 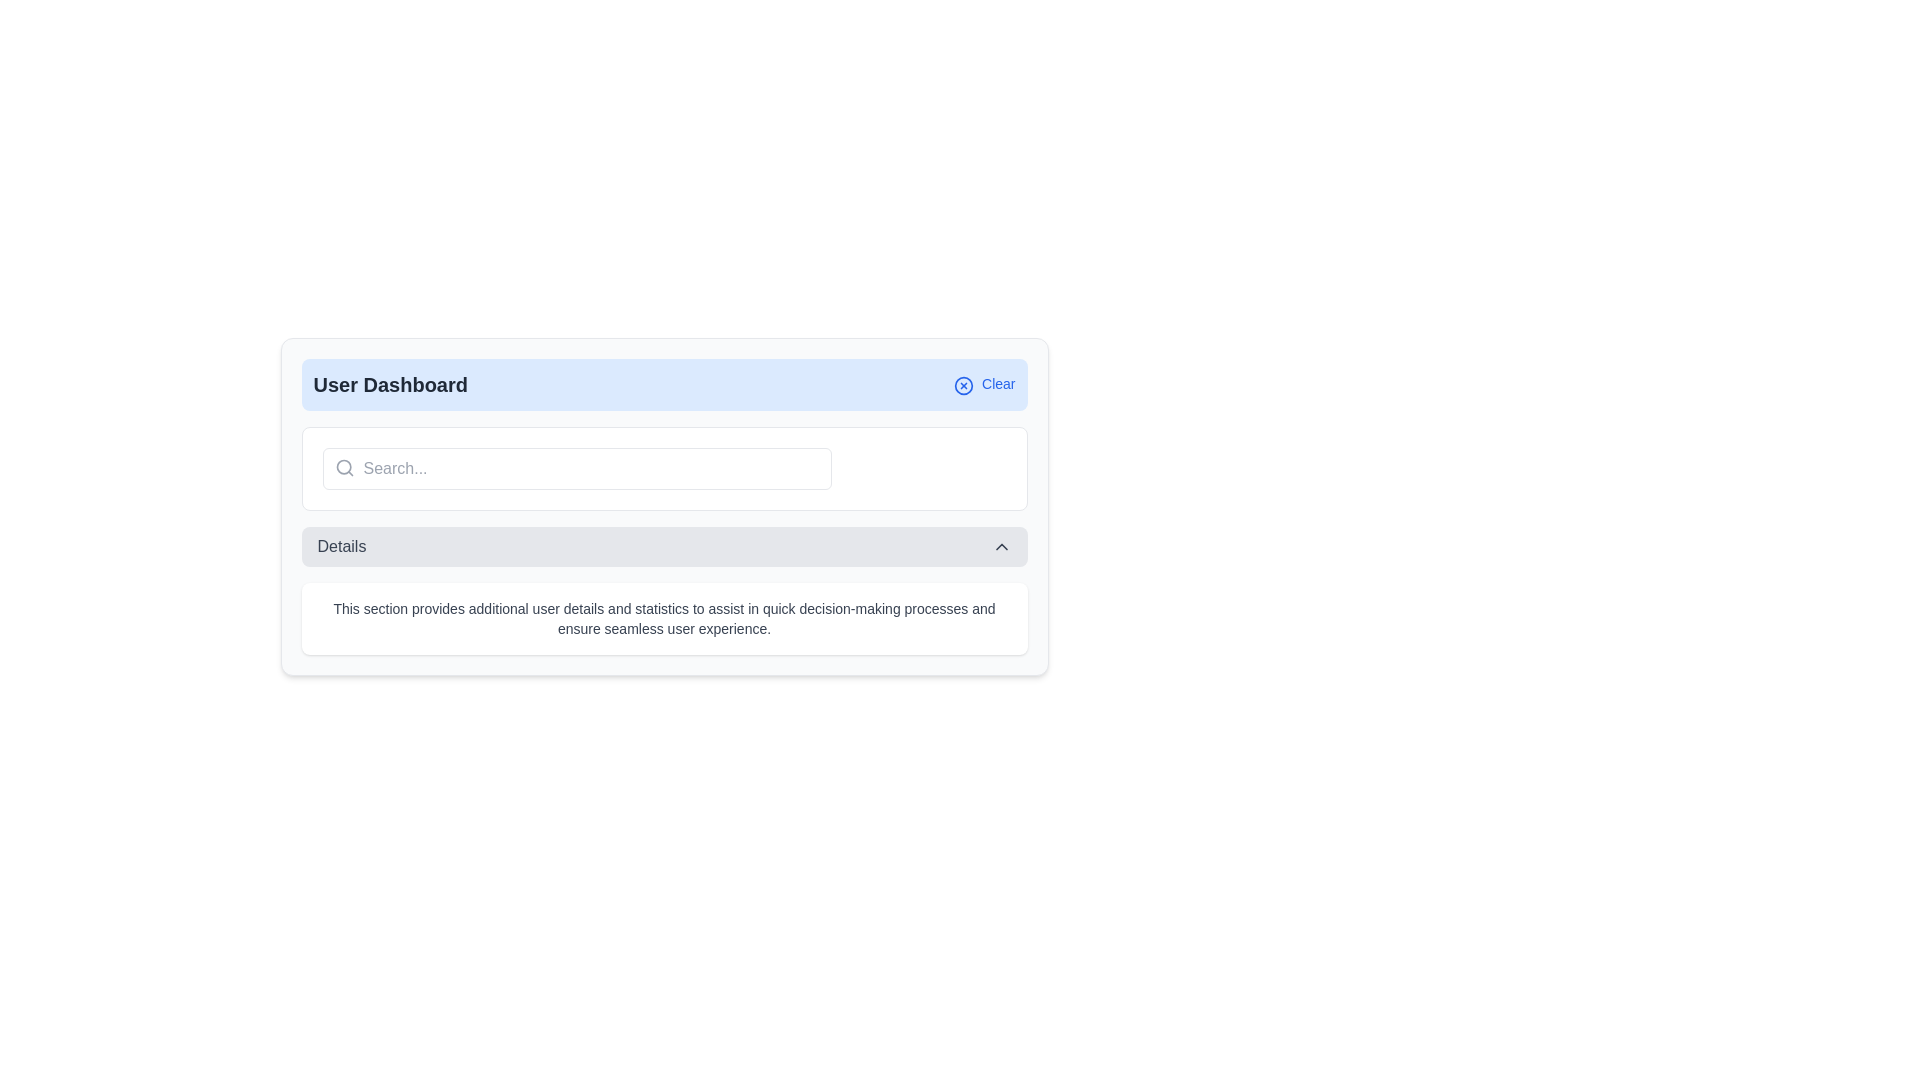 I want to click on the Informational Section located in the User Dashboard panel, specifically the fourth content block below the search bar, so click(x=664, y=589).